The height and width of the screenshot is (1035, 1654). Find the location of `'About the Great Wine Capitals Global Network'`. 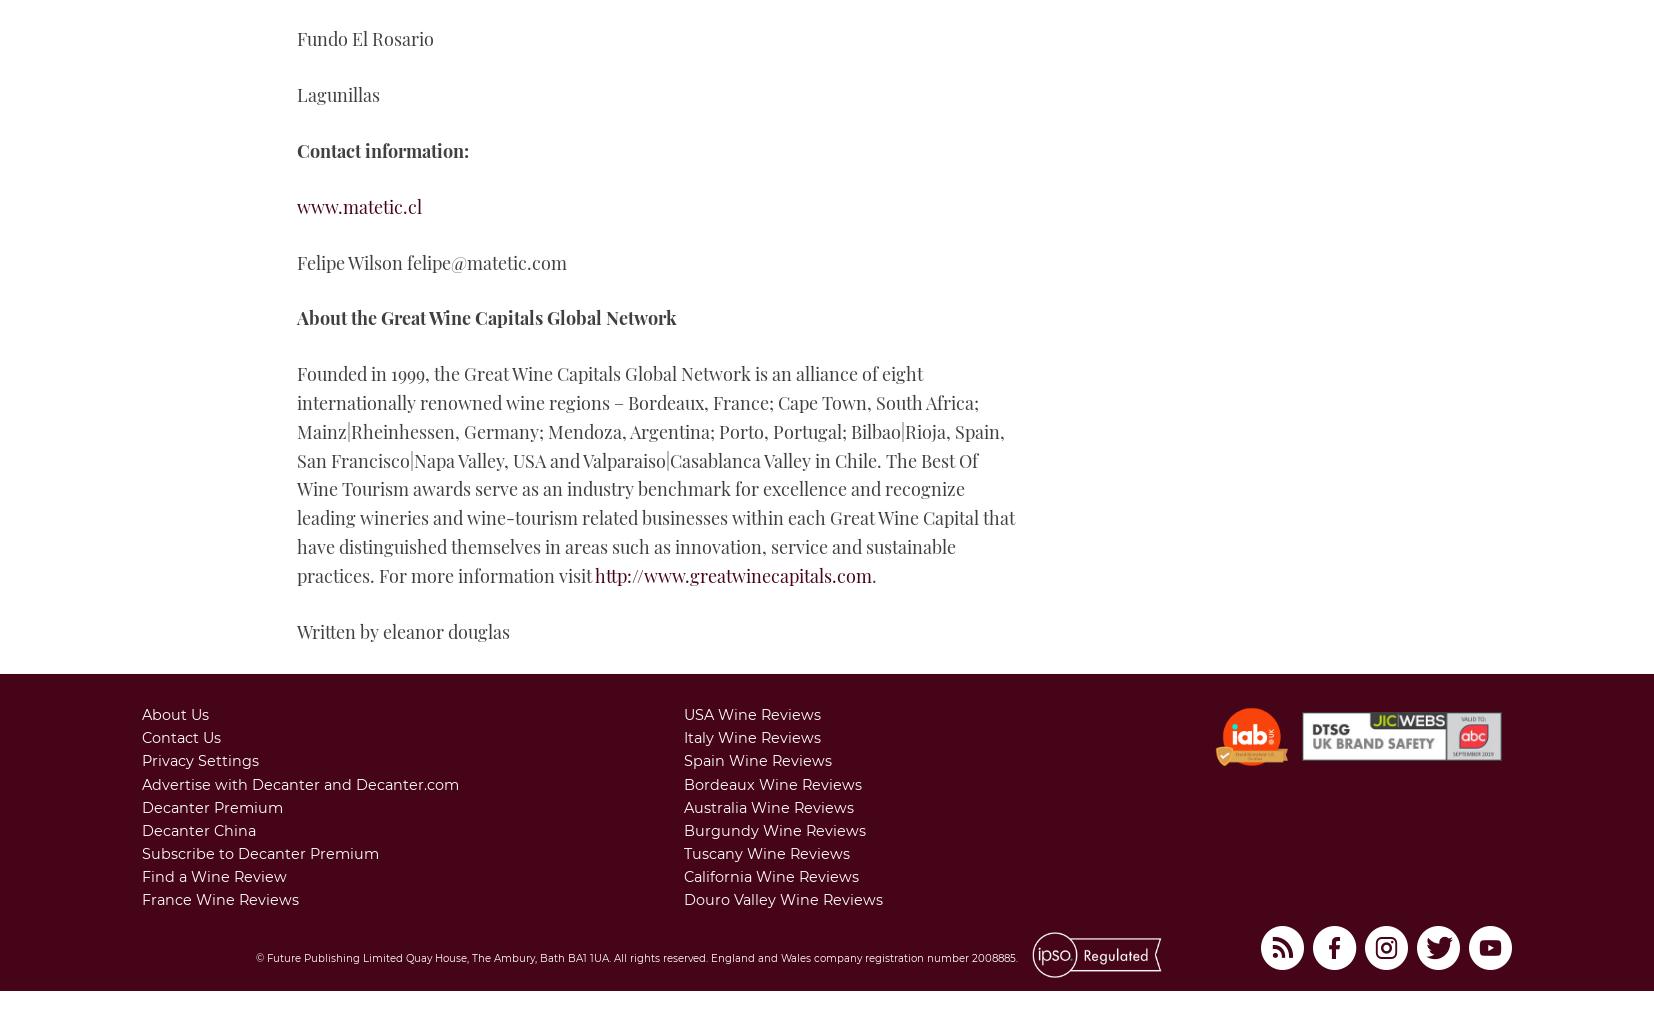

'About the Great Wine Capitals Global Network' is located at coordinates (486, 317).